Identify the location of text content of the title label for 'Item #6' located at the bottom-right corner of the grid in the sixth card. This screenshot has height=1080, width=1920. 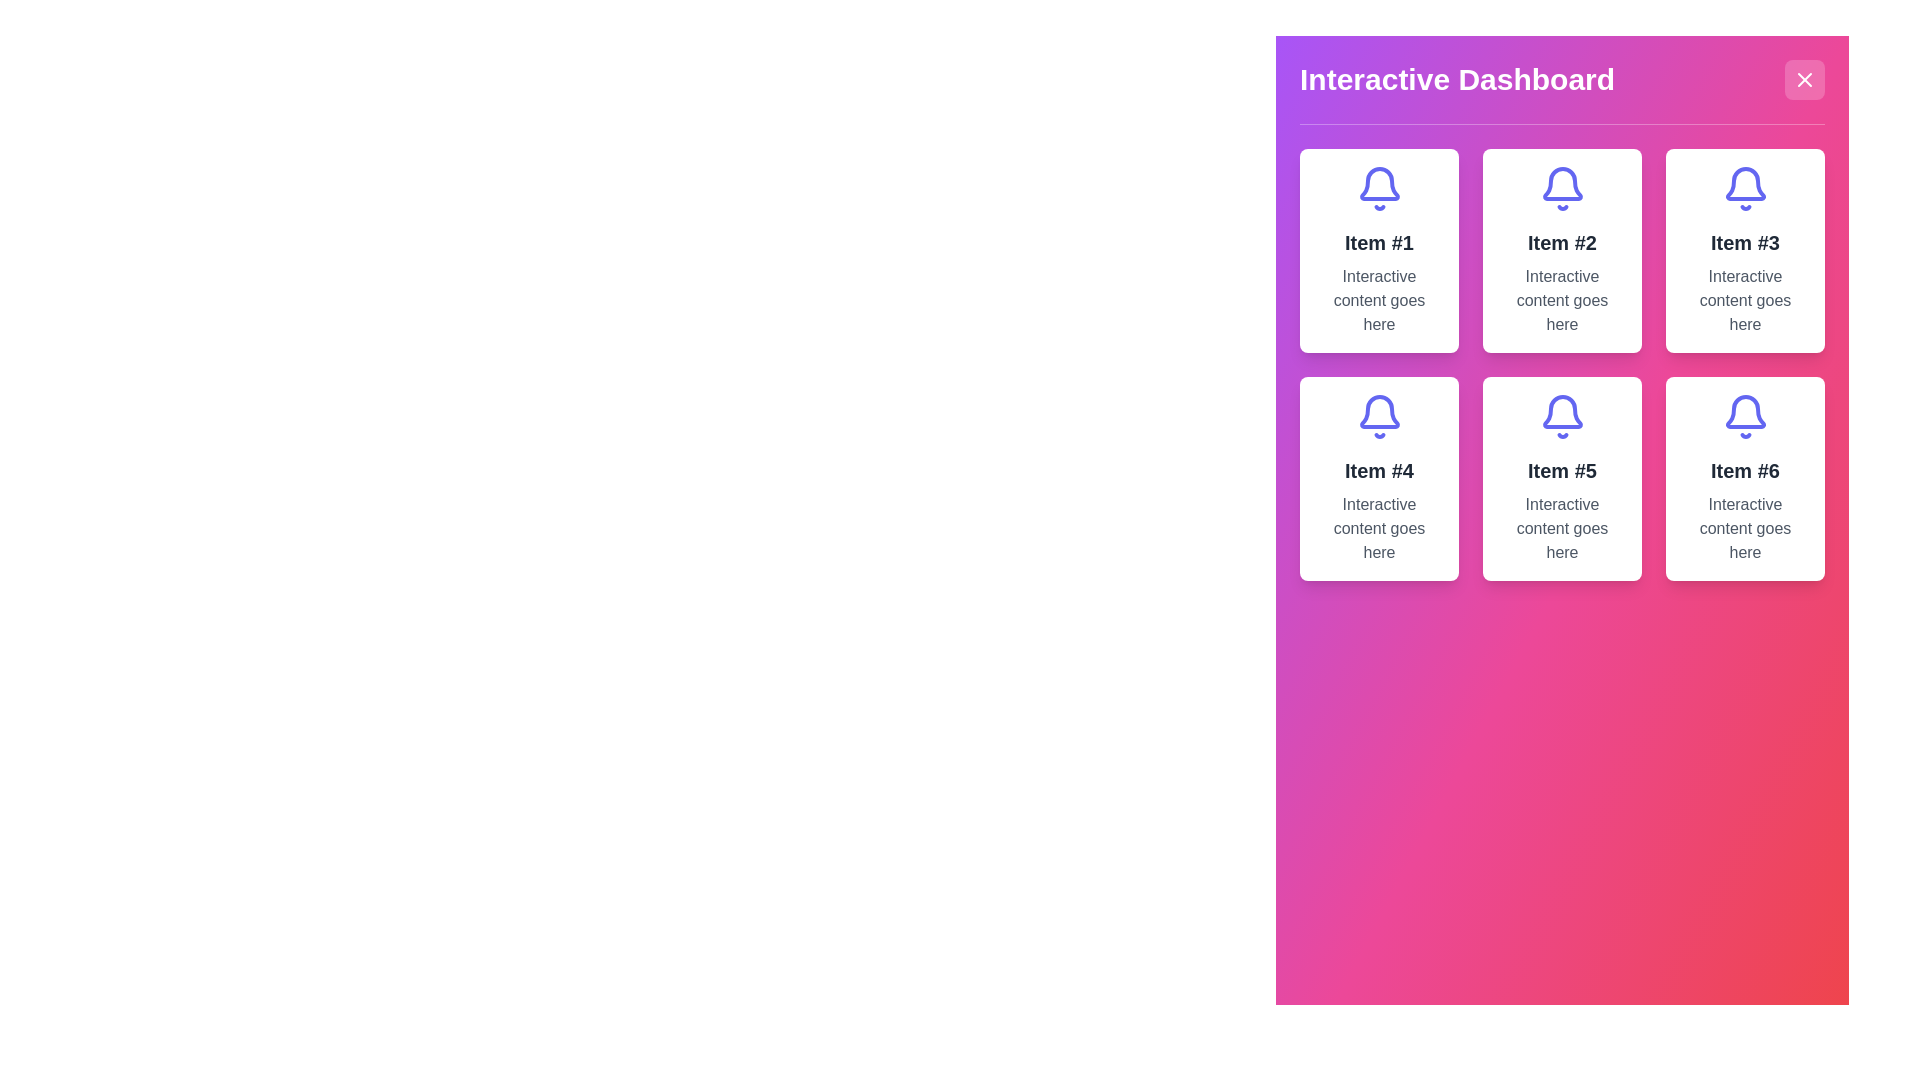
(1744, 470).